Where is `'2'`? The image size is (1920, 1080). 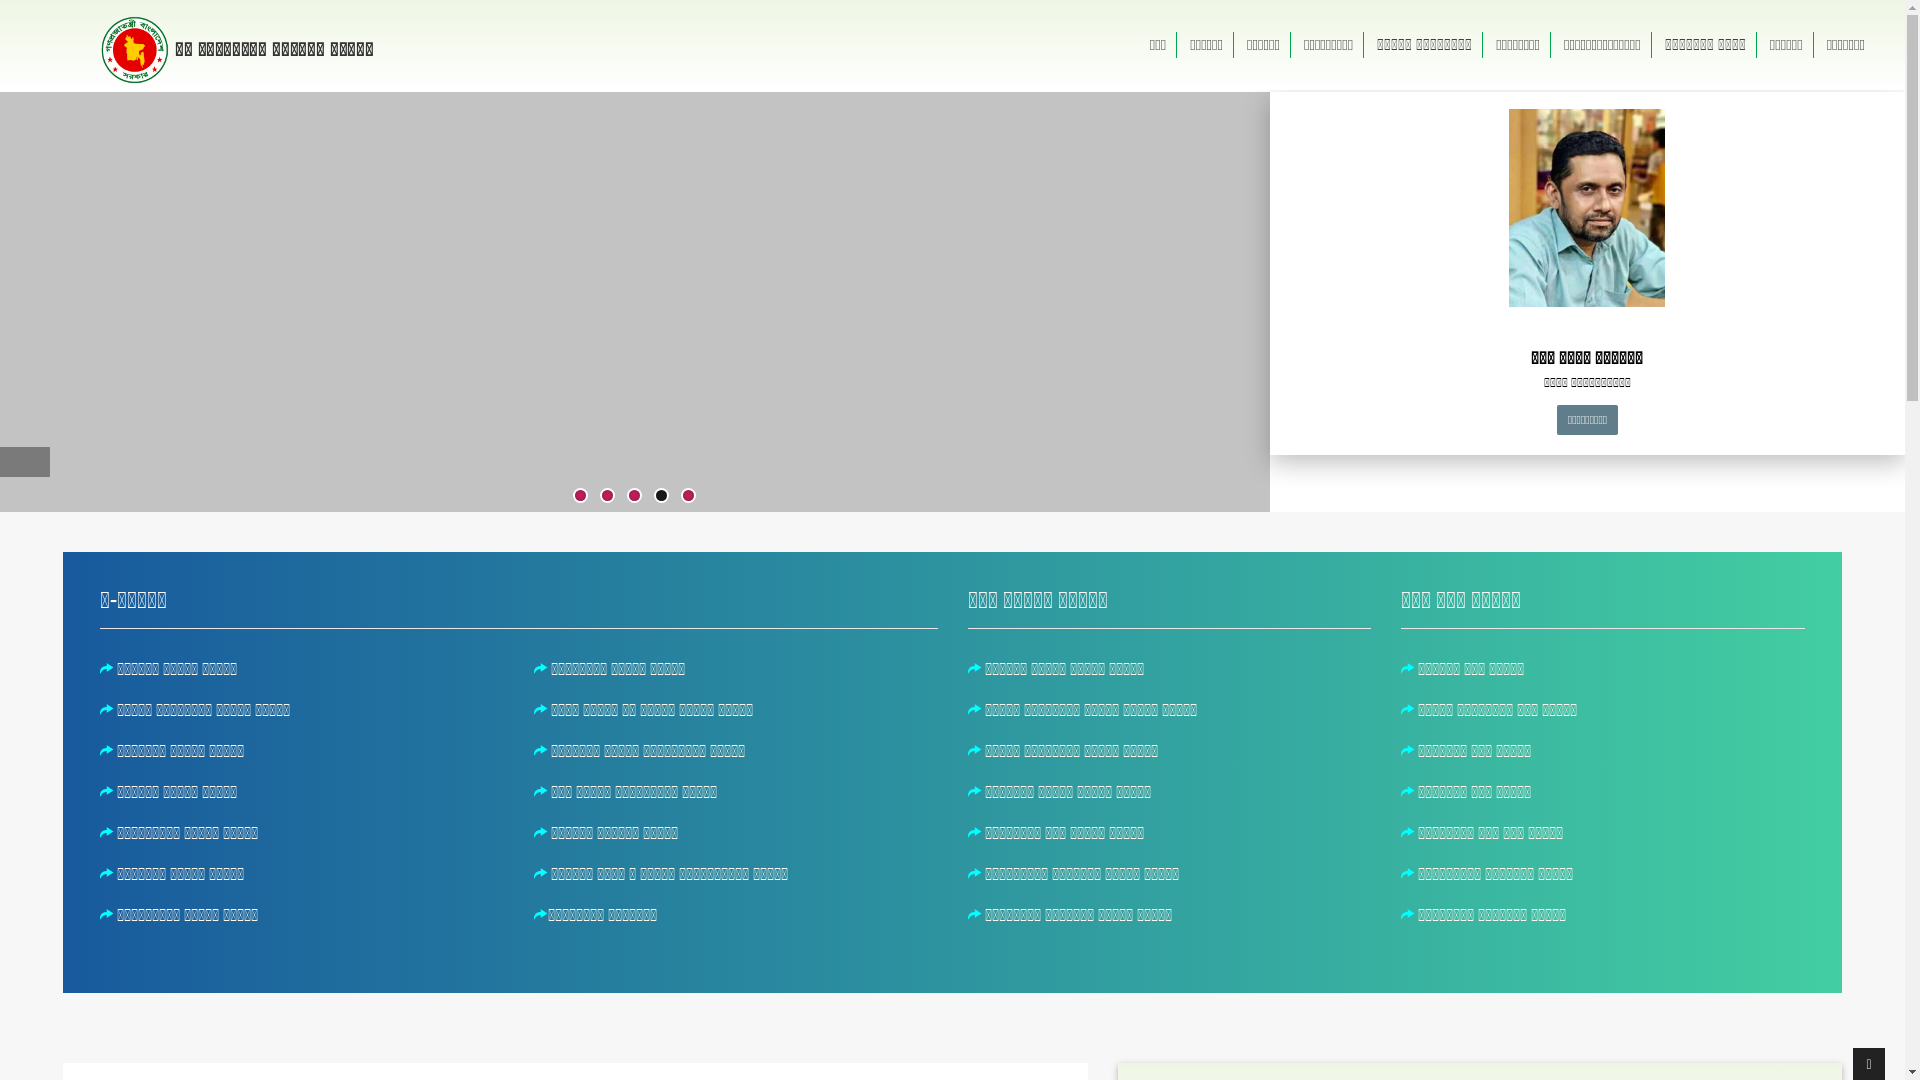 '2' is located at coordinates (606, 495).